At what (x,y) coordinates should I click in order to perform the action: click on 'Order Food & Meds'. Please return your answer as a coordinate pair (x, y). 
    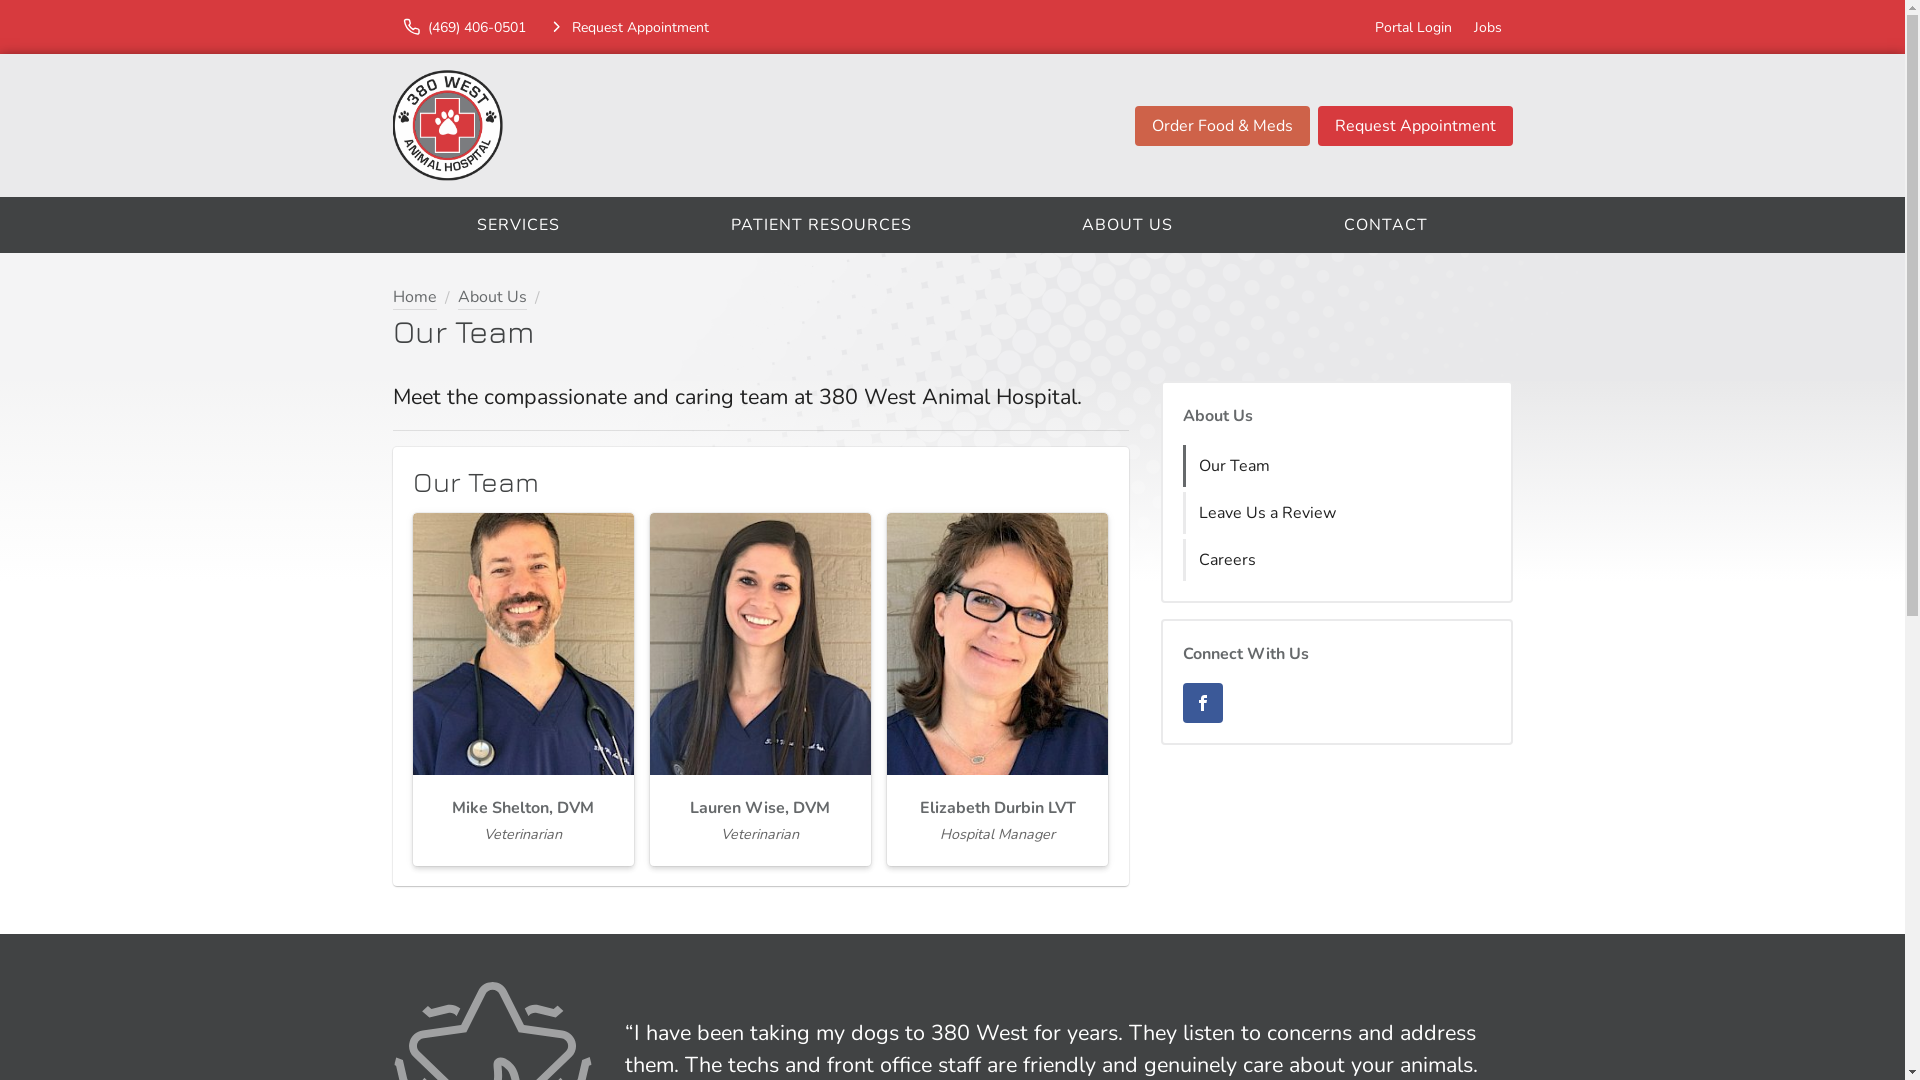
    Looking at the image, I should click on (1133, 126).